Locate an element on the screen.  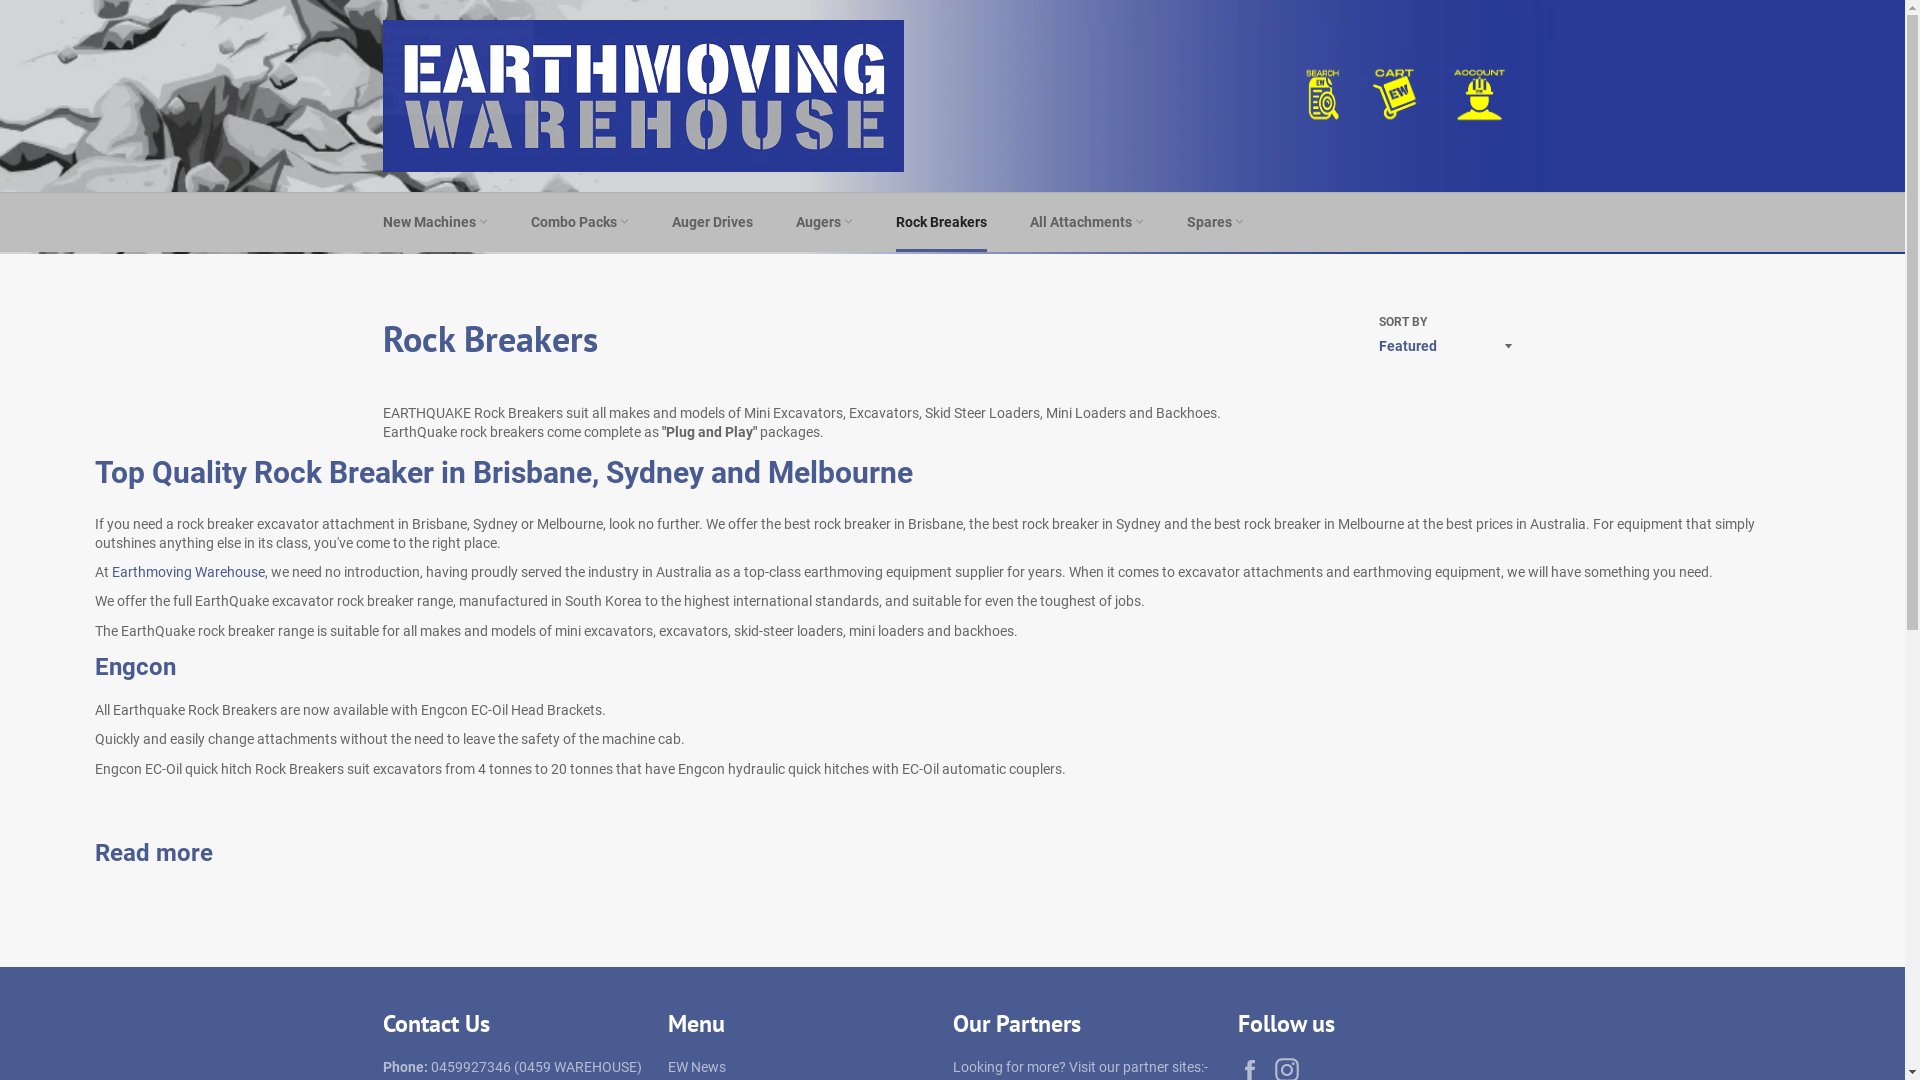
'0459927346 (0459 WAREHOUSE)' is located at coordinates (535, 1066).